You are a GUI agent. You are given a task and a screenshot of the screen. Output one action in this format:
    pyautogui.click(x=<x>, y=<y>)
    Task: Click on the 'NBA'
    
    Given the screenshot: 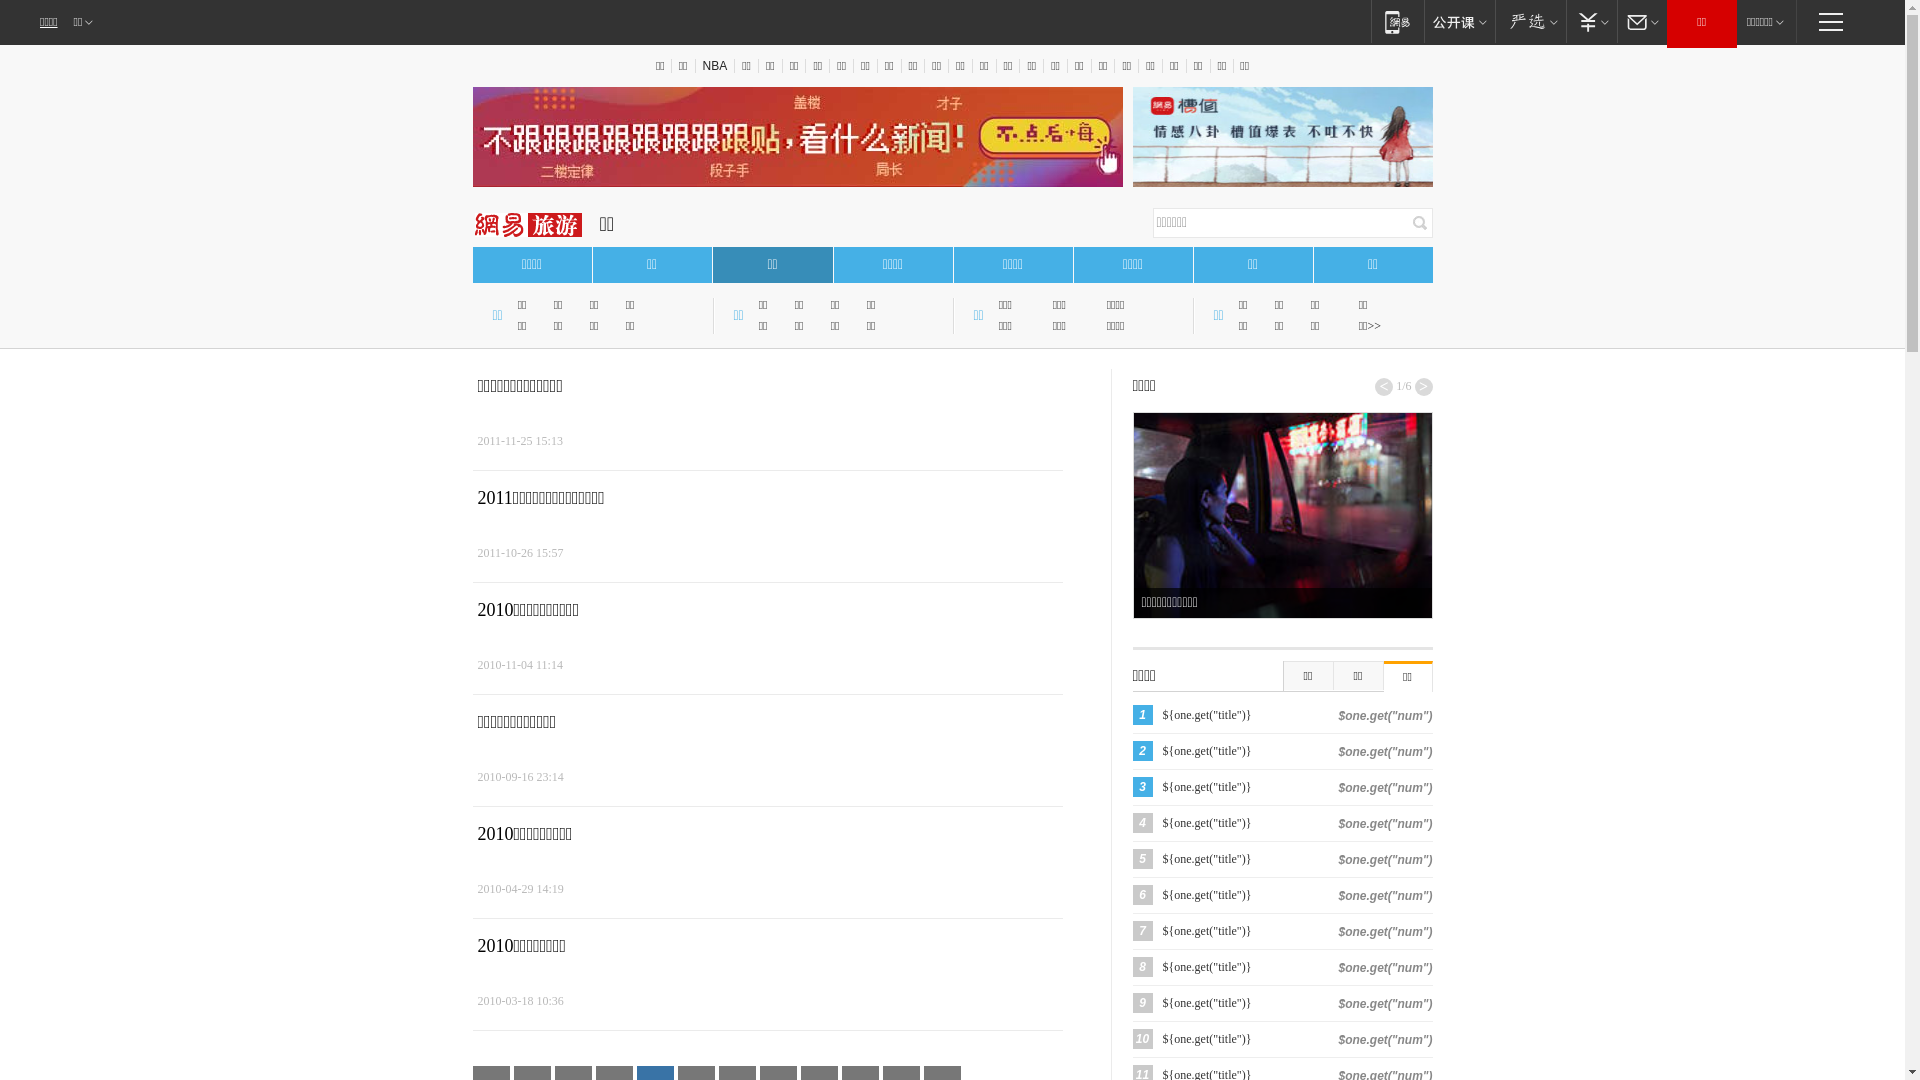 What is the action you would take?
    pyautogui.click(x=714, y=64)
    